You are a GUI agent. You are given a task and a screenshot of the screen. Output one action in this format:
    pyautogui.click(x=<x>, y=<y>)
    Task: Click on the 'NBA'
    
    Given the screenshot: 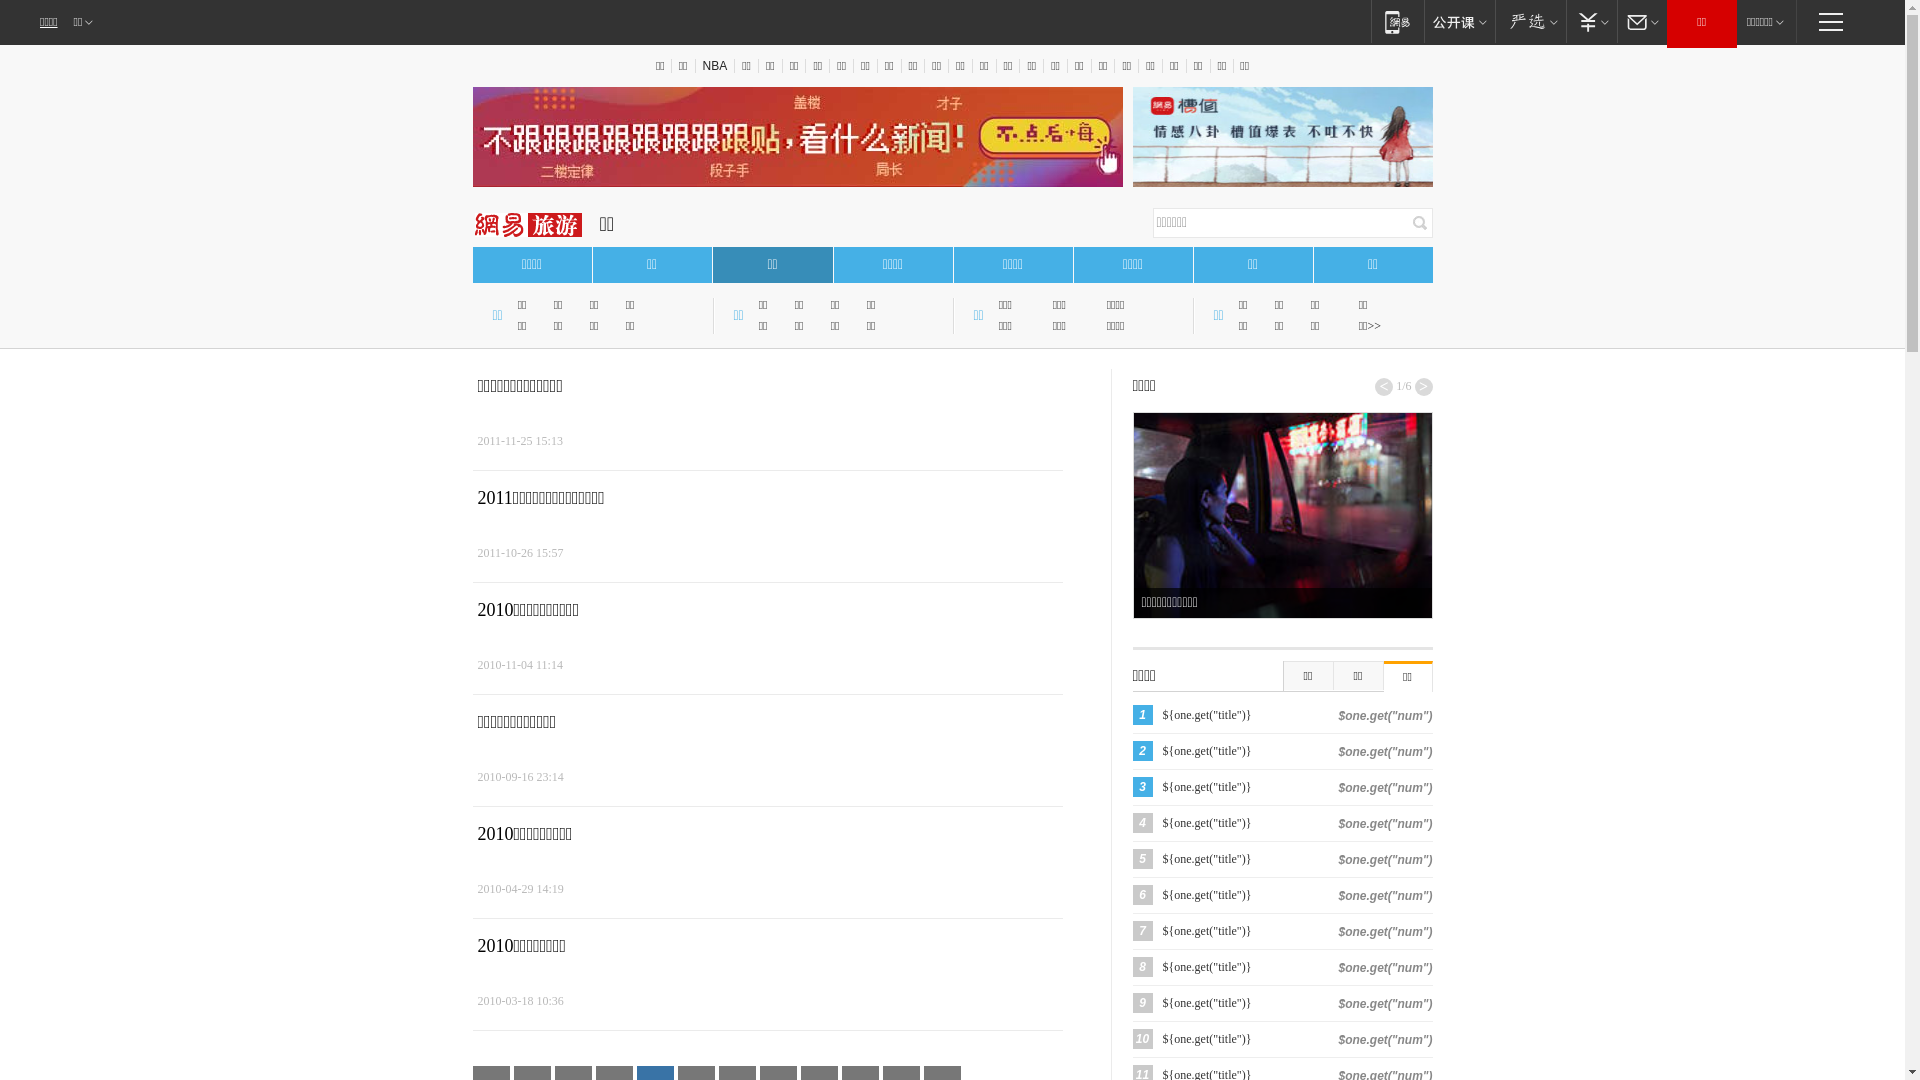 What is the action you would take?
    pyautogui.click(x=714, y=64)
    